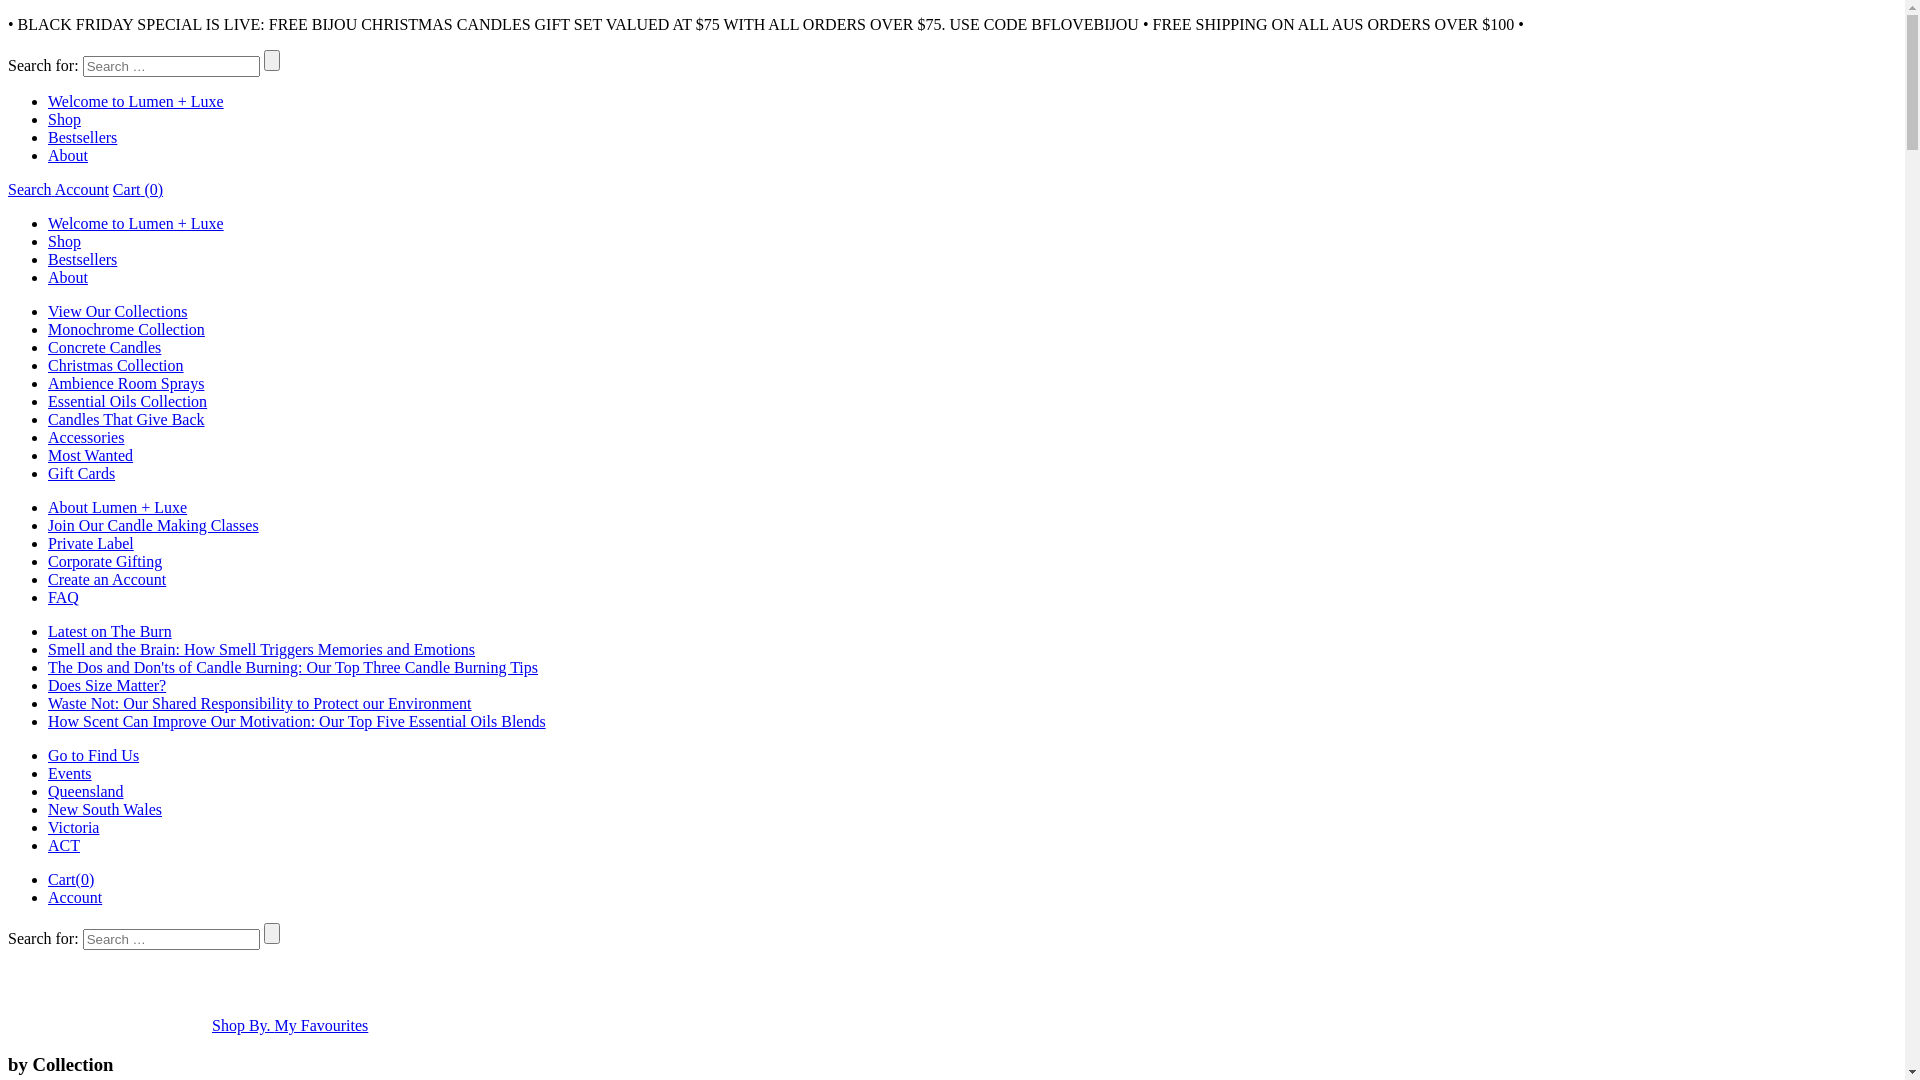  Describe the element at coordinates (70, 772) in the screenshot. I see `'Events'` at that location.